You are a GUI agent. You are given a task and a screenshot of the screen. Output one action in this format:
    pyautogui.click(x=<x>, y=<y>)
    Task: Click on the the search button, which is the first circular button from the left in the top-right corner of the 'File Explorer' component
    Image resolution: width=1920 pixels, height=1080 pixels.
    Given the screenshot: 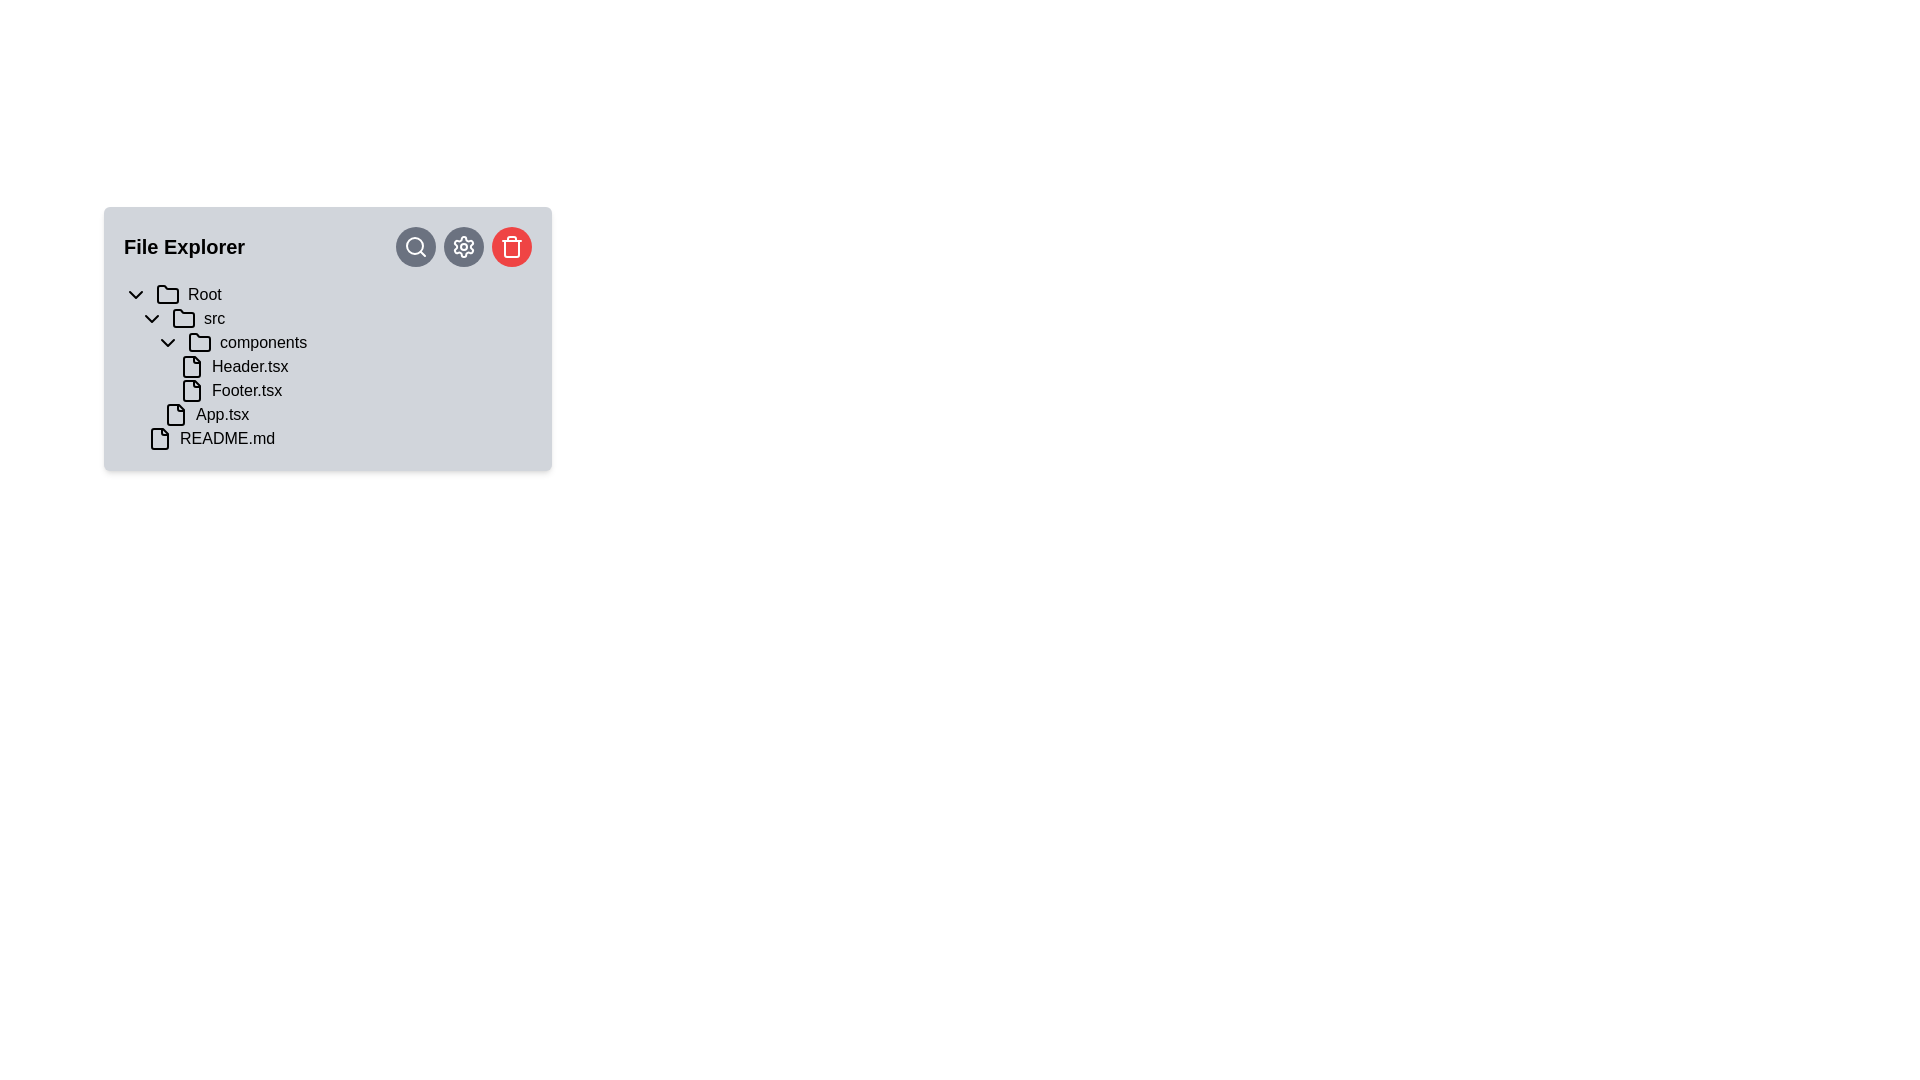 What is the action you would take?
    pyautogui.click(x=415, y=245)
    